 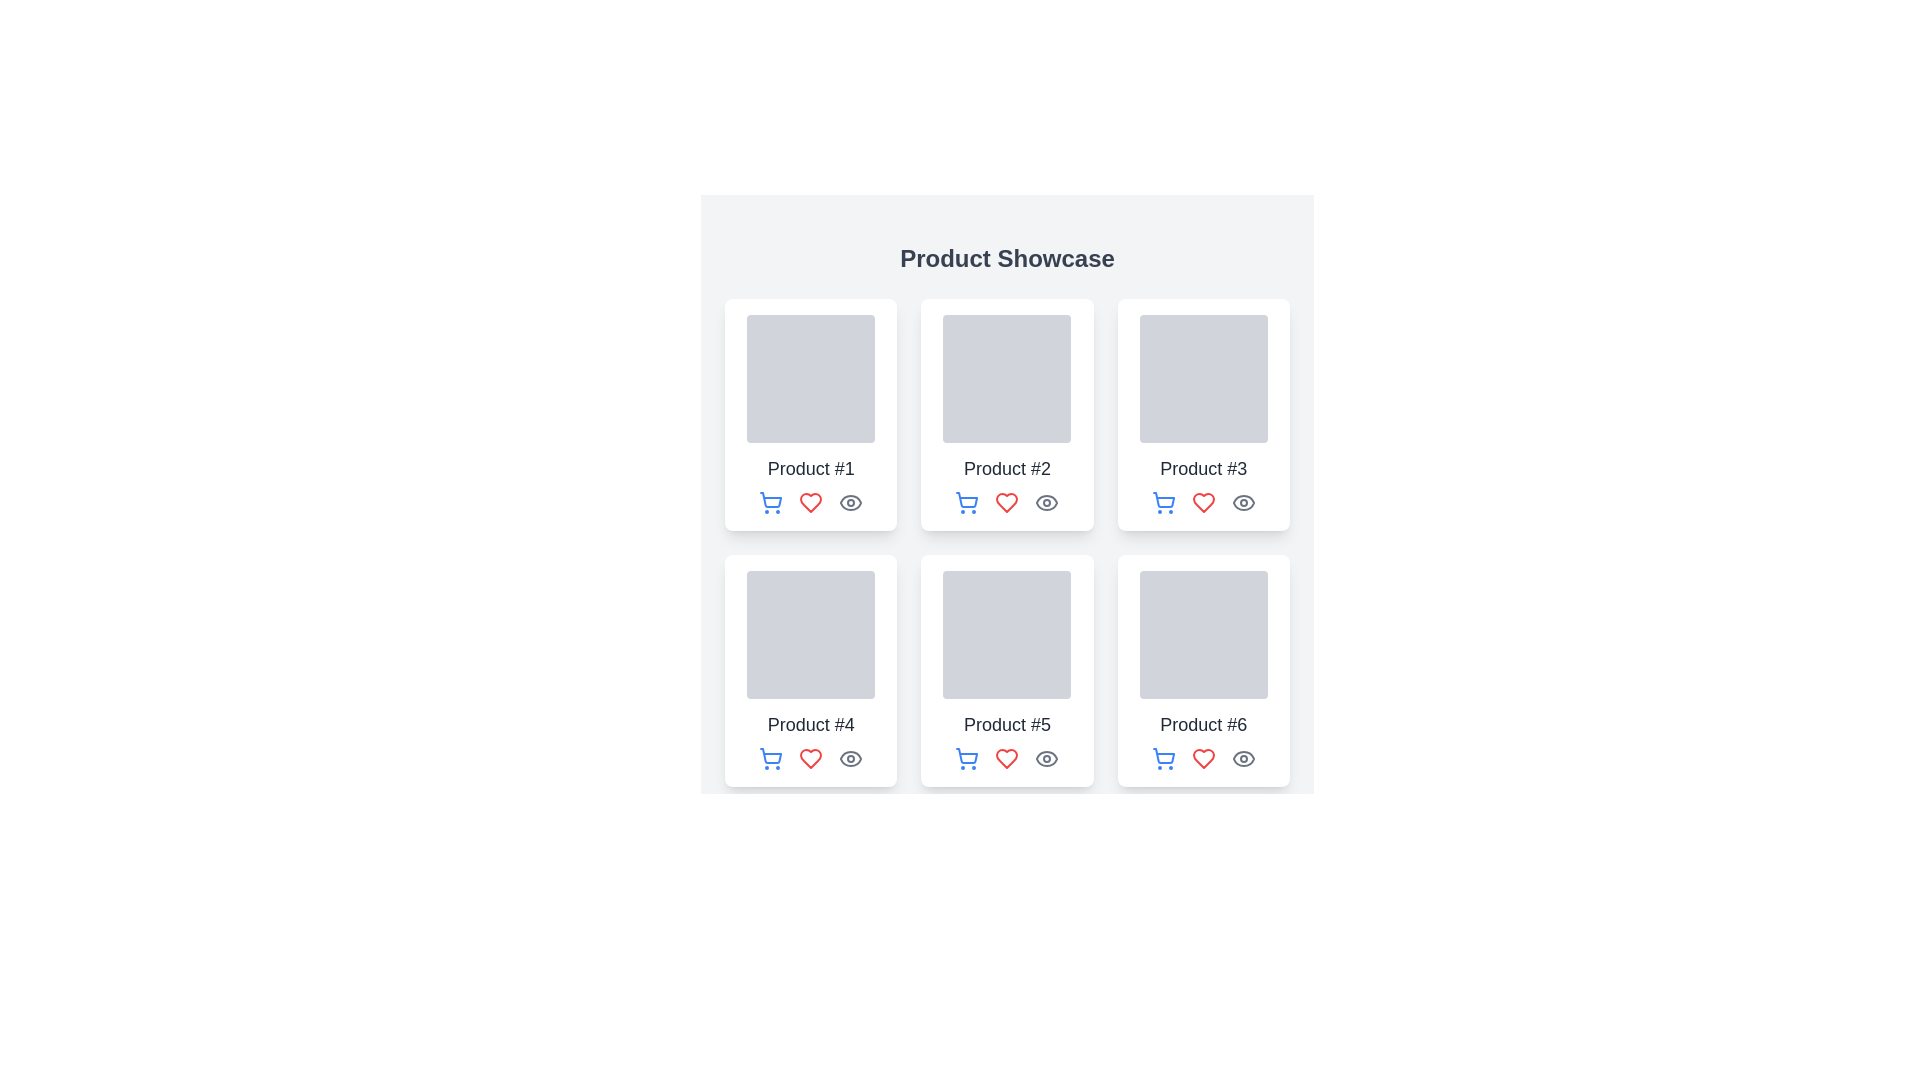 I want to click on the heart-shaped like button, which is the second button in a row of three located below the 'Product #1' card, so click(x=811, y=501).